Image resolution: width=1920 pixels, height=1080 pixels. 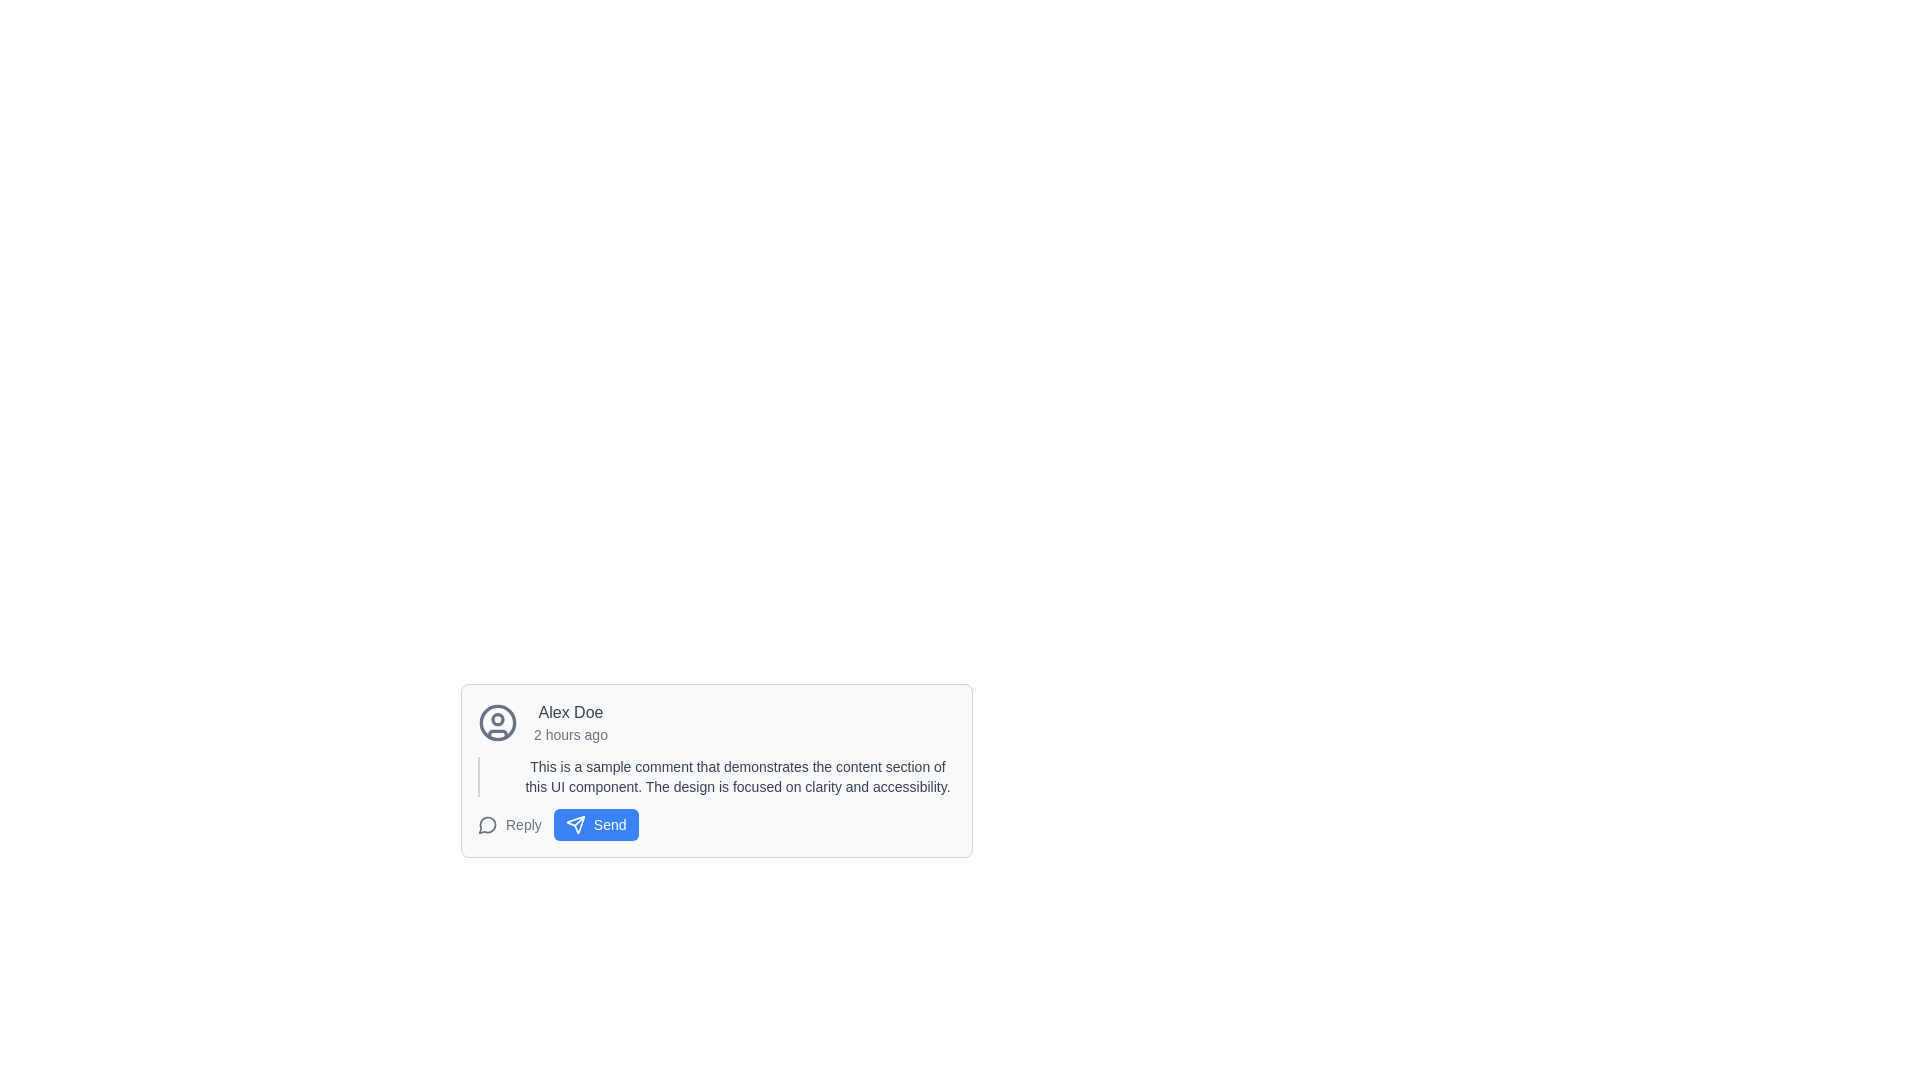 What do you see at coordinates (523, 825) in the screenshot?
I see `the clickable text label that reads 'Reply', styled in gray, located below a user comment interface, adjacent to a speech bubble icon and a blue 'Send' button` at bounding box center [523, 825].